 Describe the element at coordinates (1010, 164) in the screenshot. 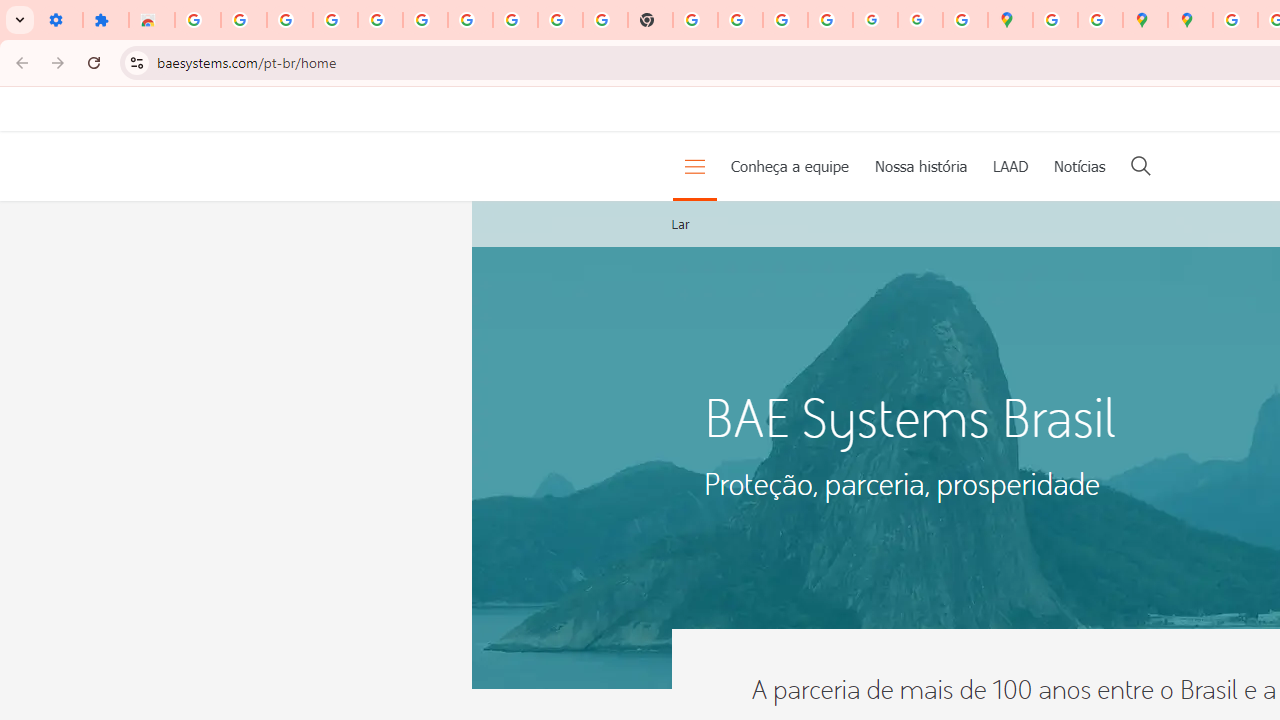

I see `'LAAD'` at that location.